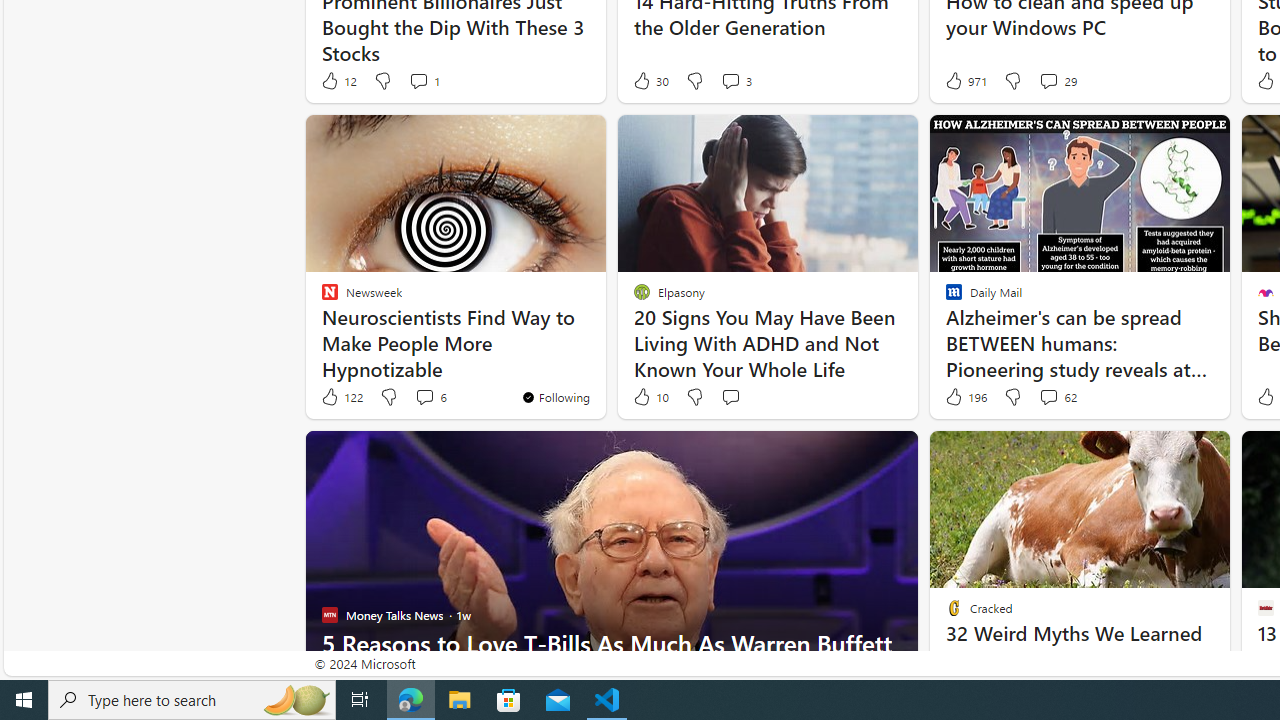 The image size is (1280, 720). Describe the element at coordinates (1056, 397) in the screenshot. I see `'View comments 62 Comment'` at that location.